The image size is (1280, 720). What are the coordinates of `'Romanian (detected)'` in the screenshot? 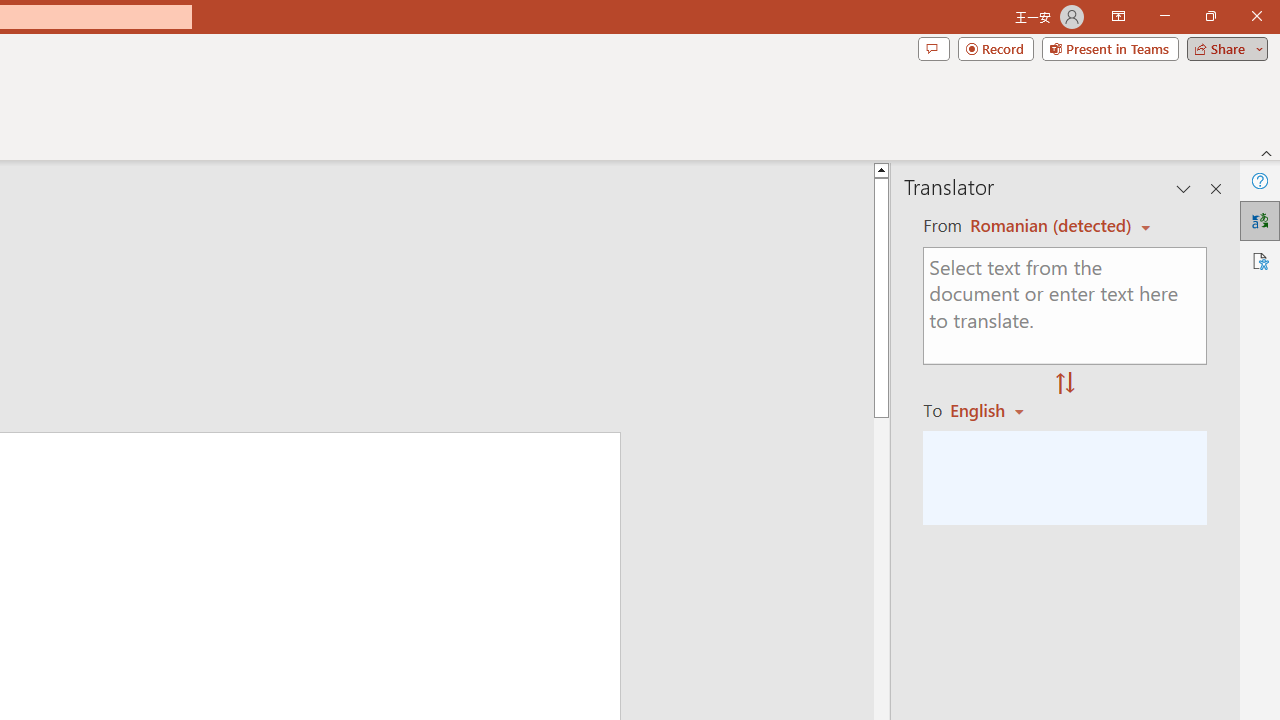 It's located at (1046, 225).